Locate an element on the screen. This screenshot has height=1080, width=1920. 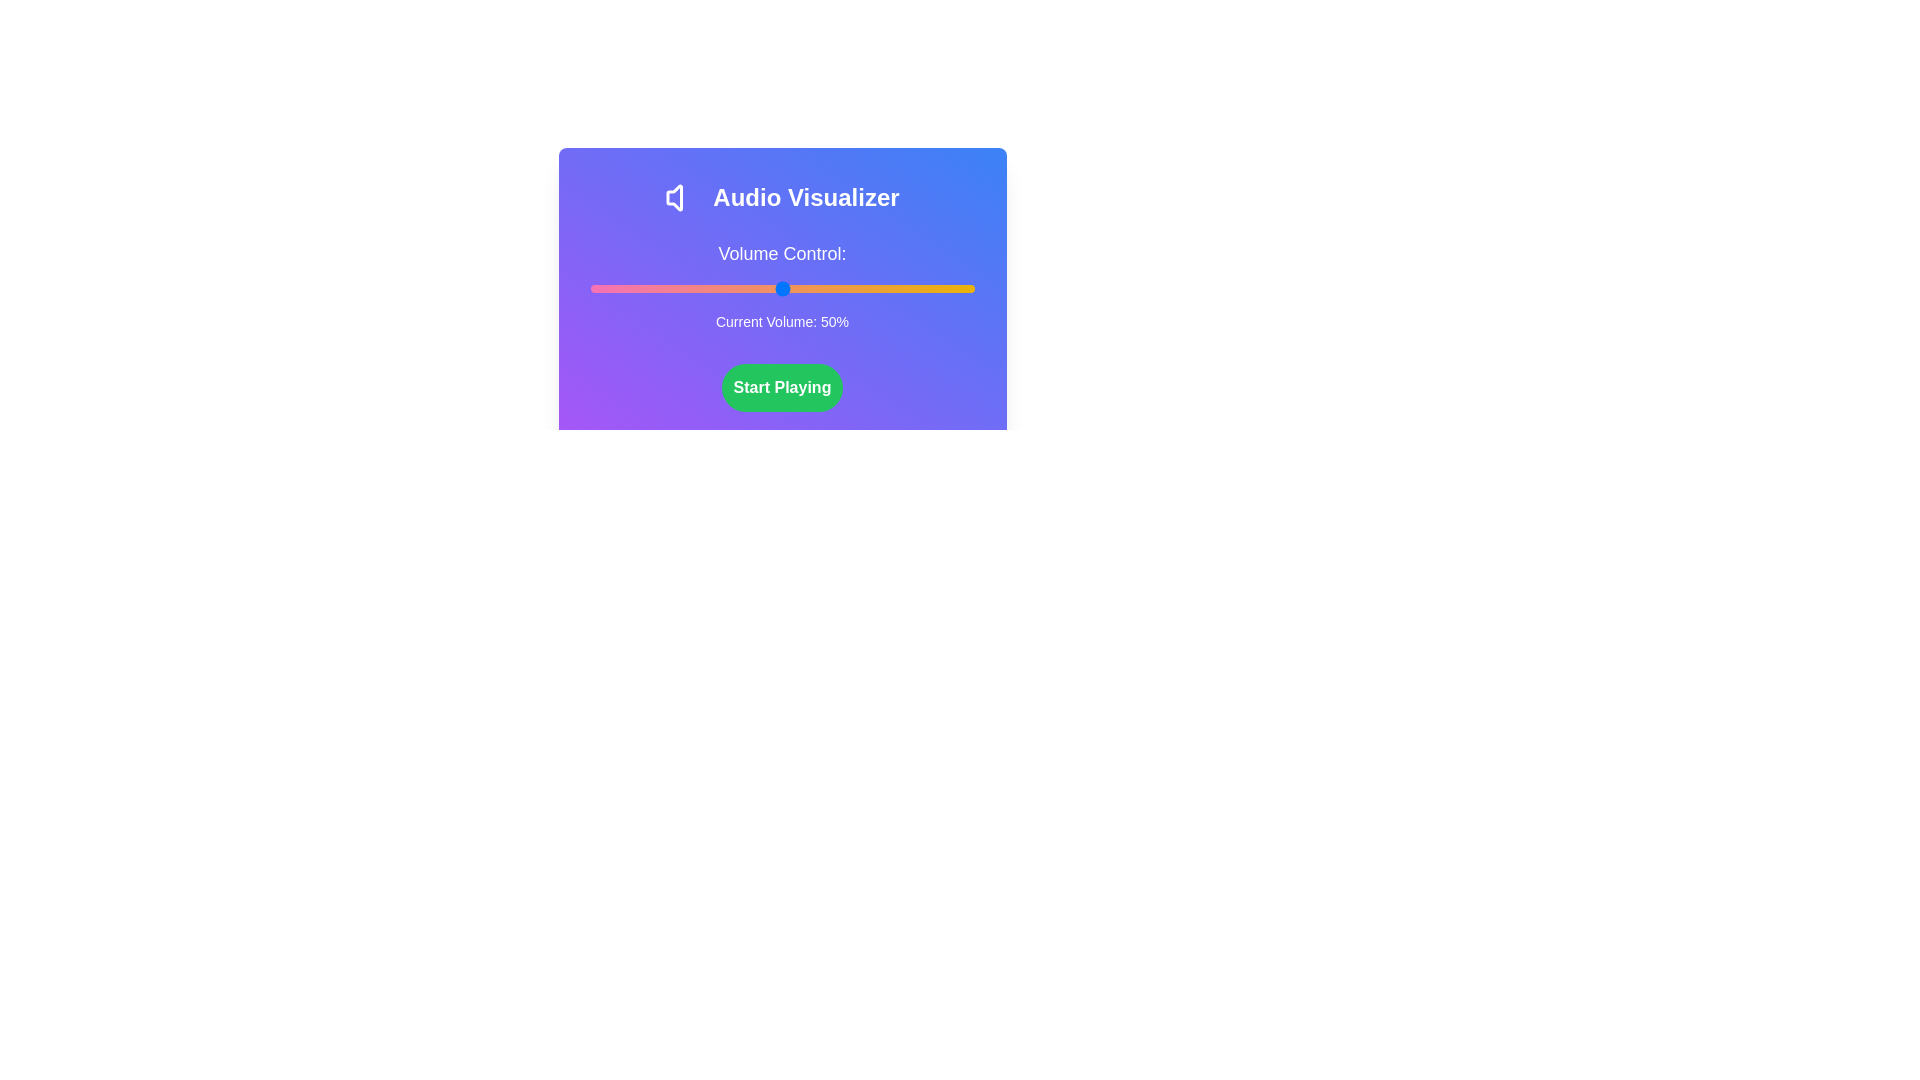
the volume level is located at coordinates (675, 289).